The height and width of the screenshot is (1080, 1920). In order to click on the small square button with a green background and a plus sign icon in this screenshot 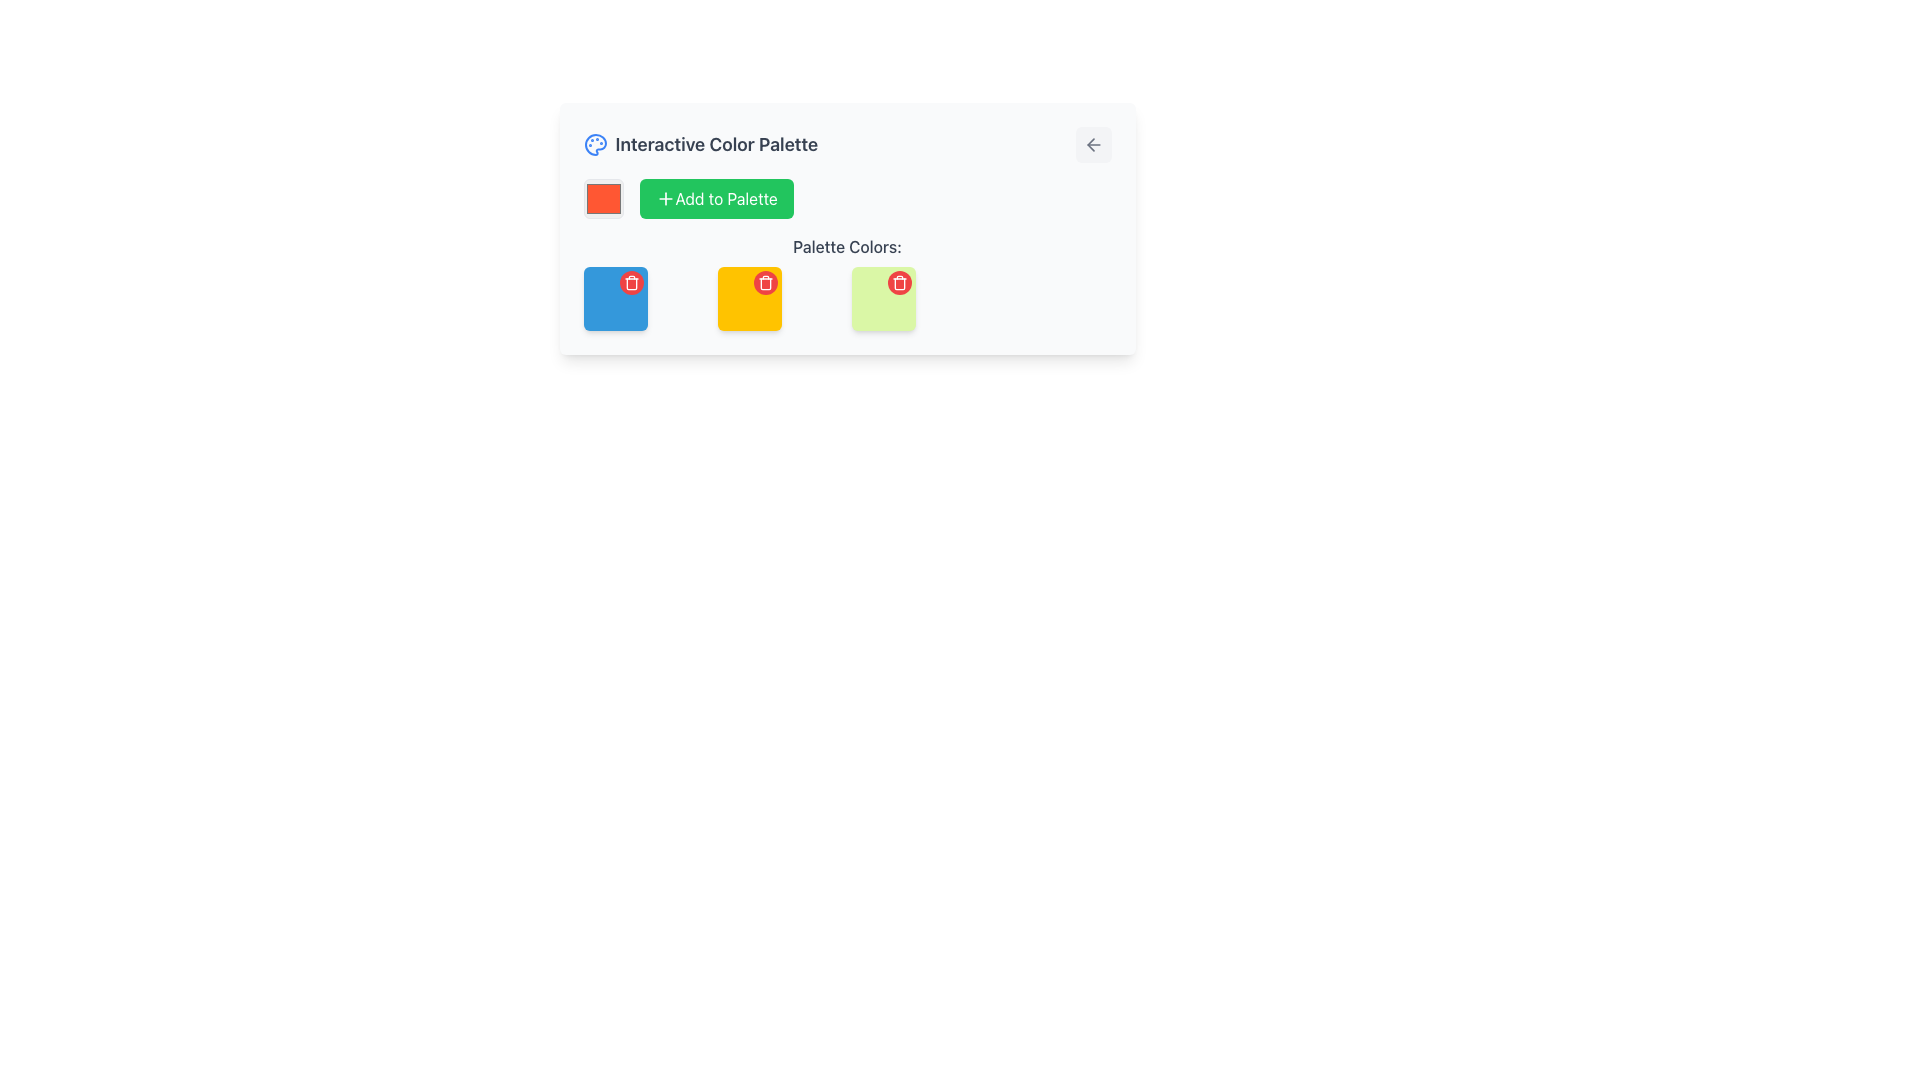, I will do `click(665, 199)`.